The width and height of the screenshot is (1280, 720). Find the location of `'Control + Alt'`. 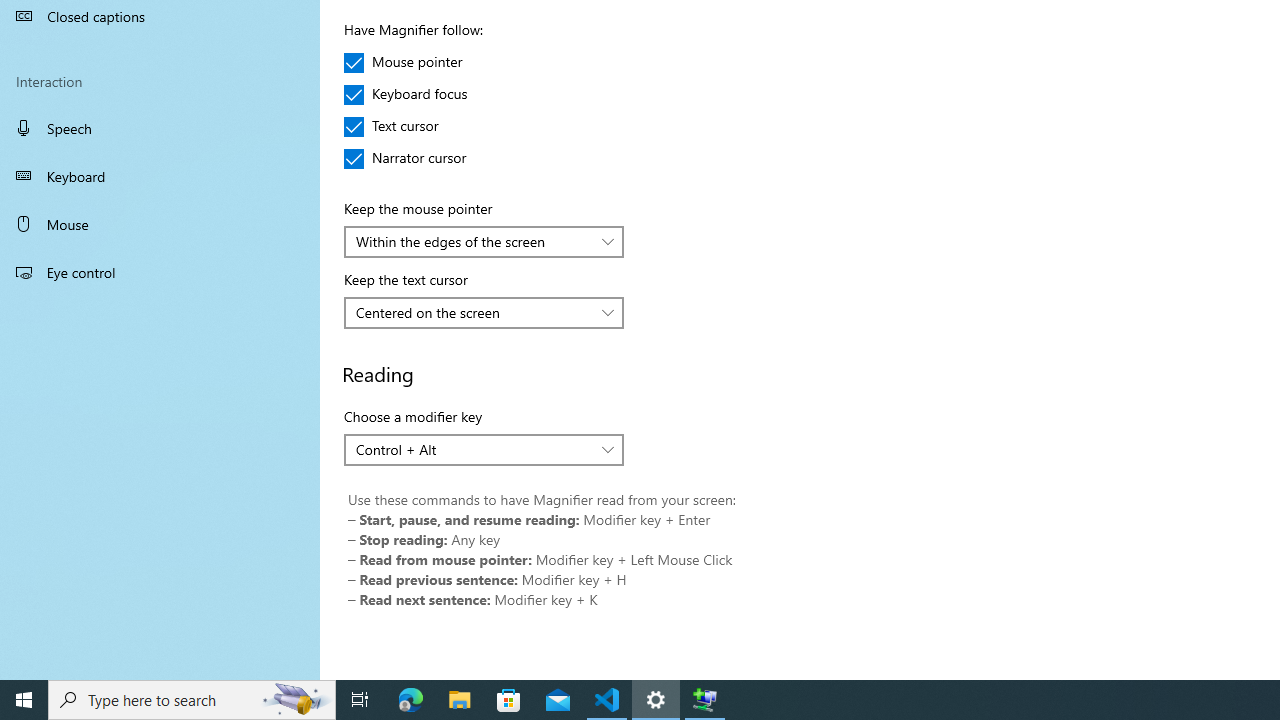

'Control + Alt' is located at coordinates (472, 448).